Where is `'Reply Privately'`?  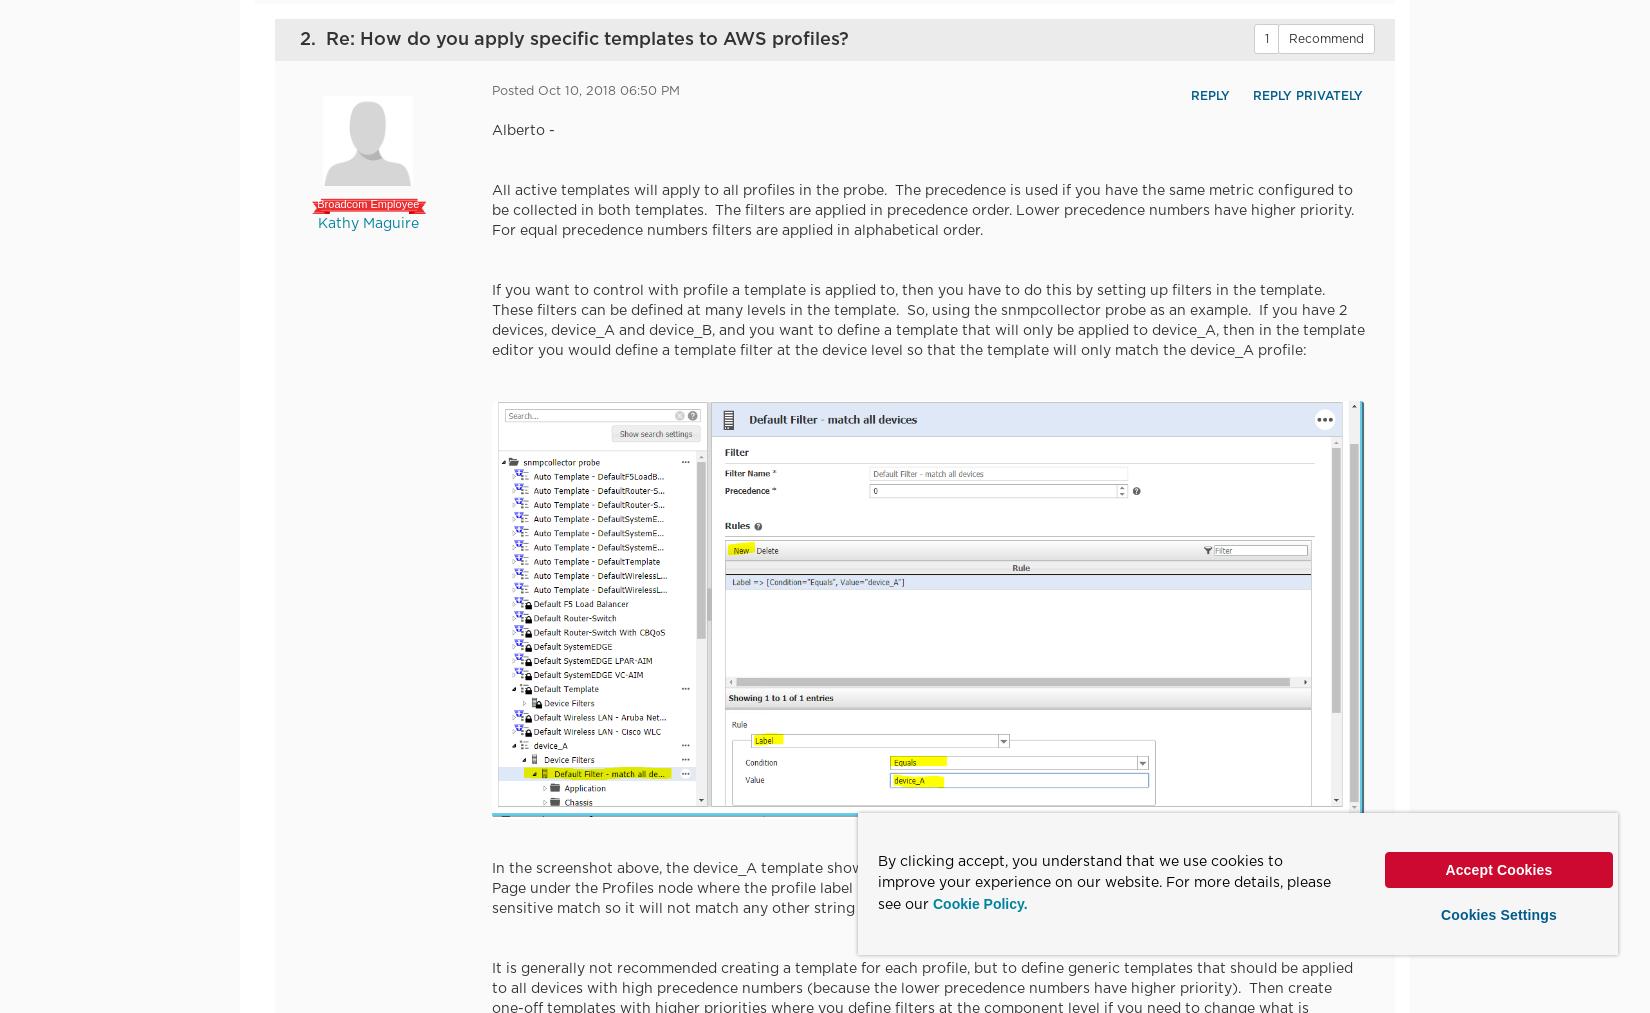
'Reply Privately' is located at coordinates (1305, 95).